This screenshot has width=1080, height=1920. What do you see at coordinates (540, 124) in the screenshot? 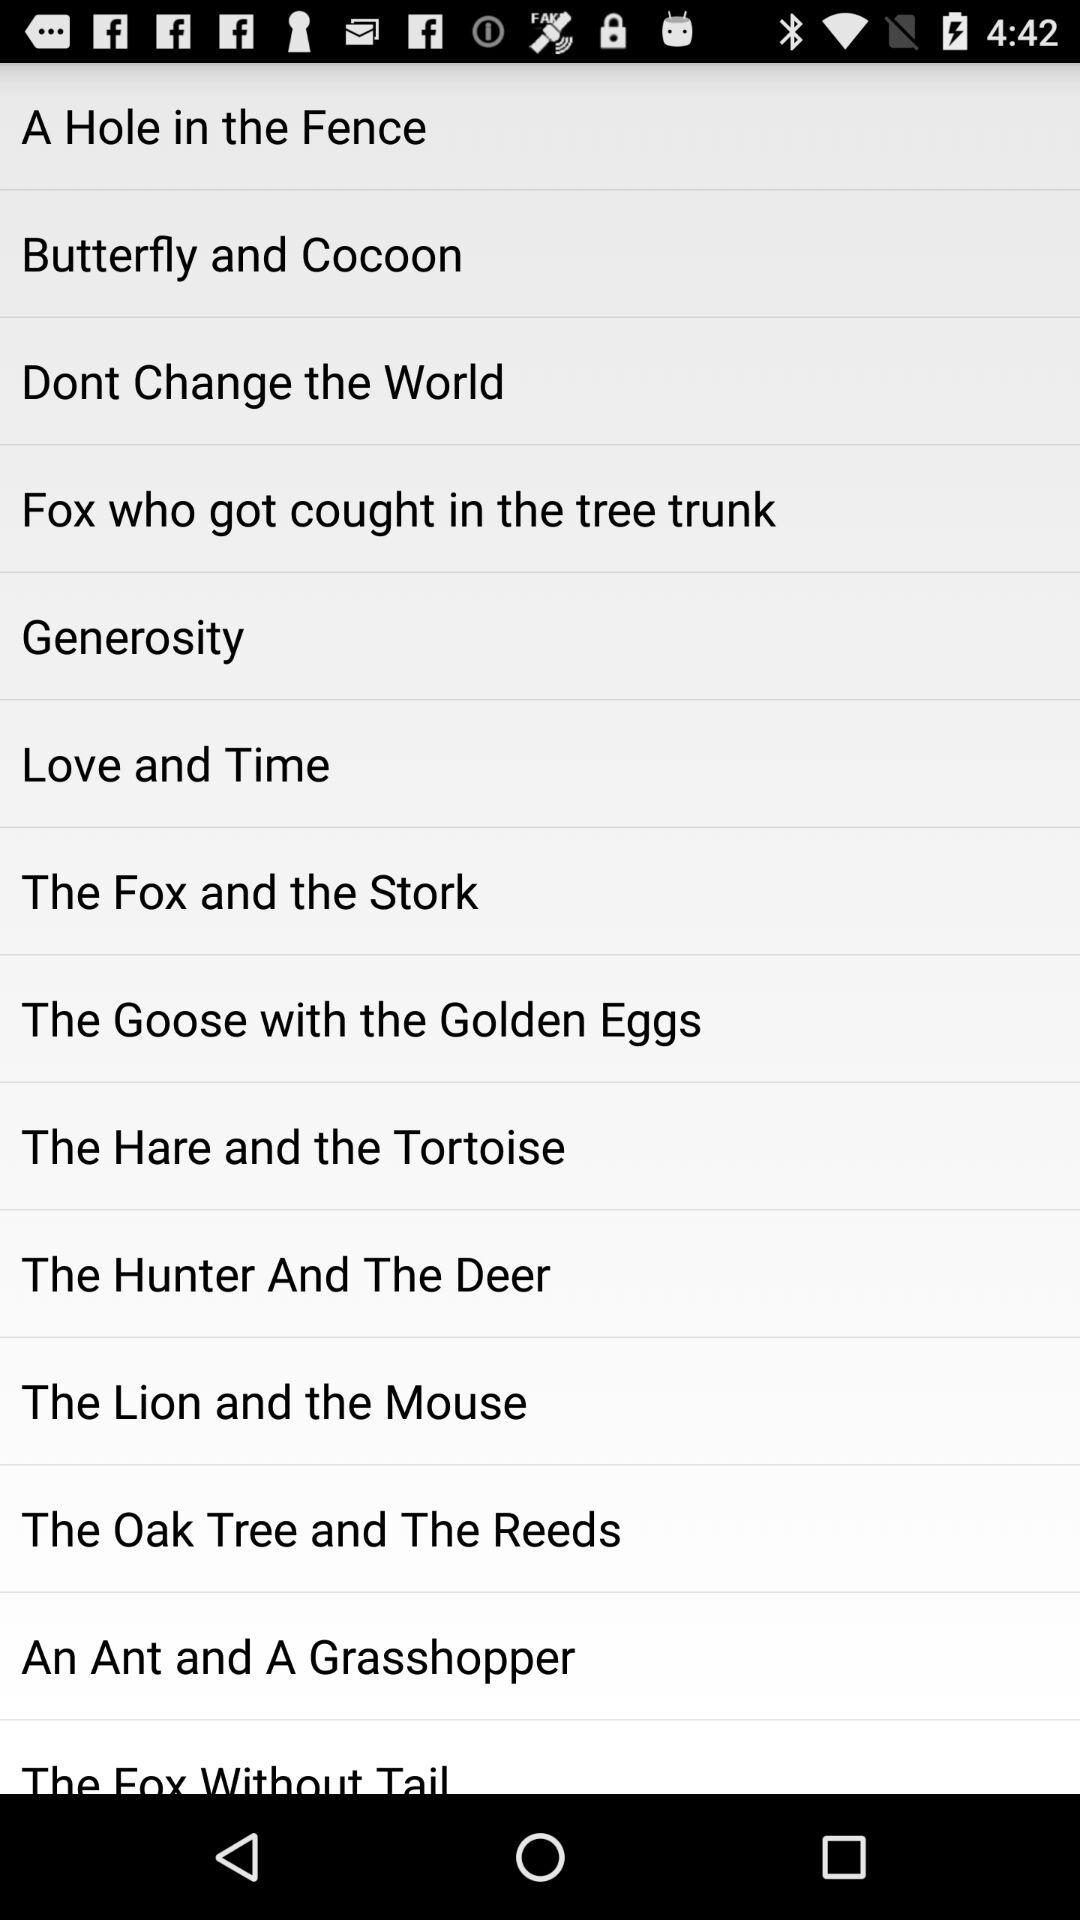
I see `the a hole in app` at bounding box center [540, 124].